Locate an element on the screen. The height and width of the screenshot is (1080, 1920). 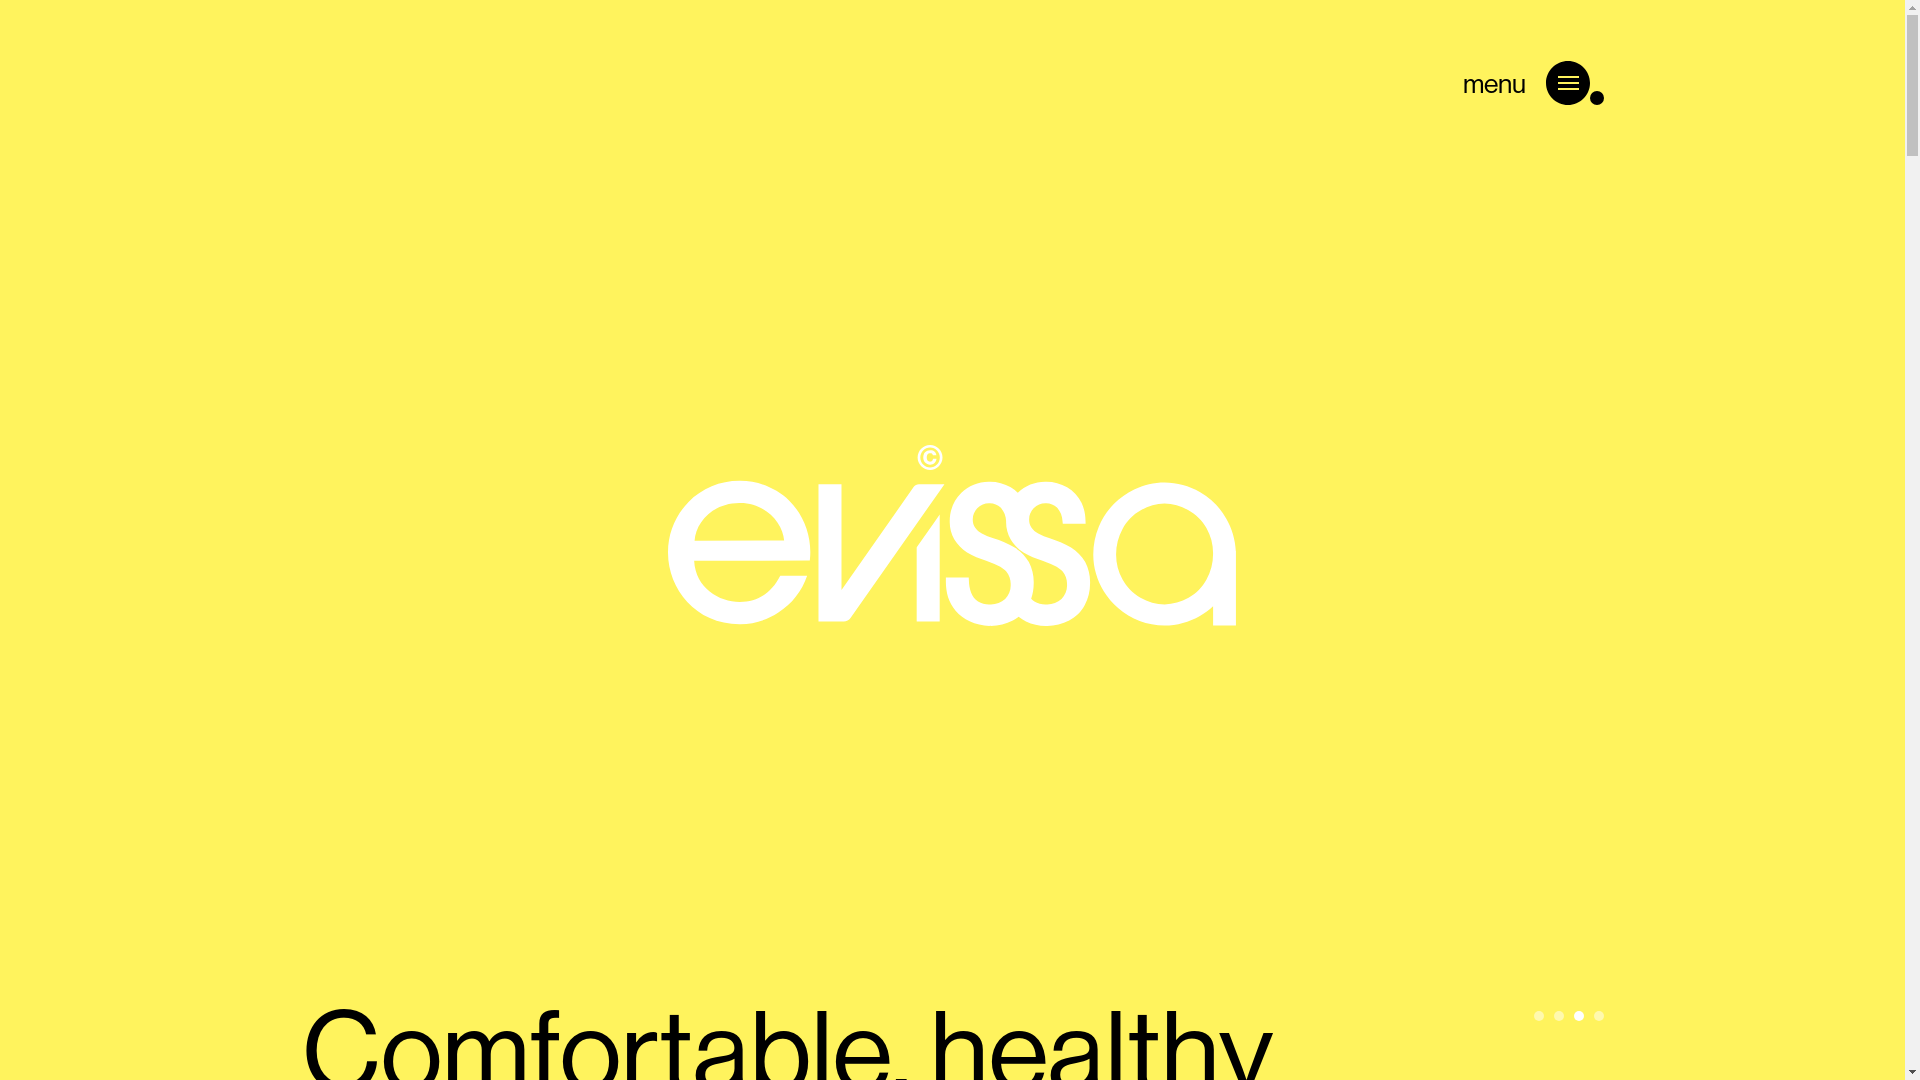
'menu' is located at coordinates (1531, 57).